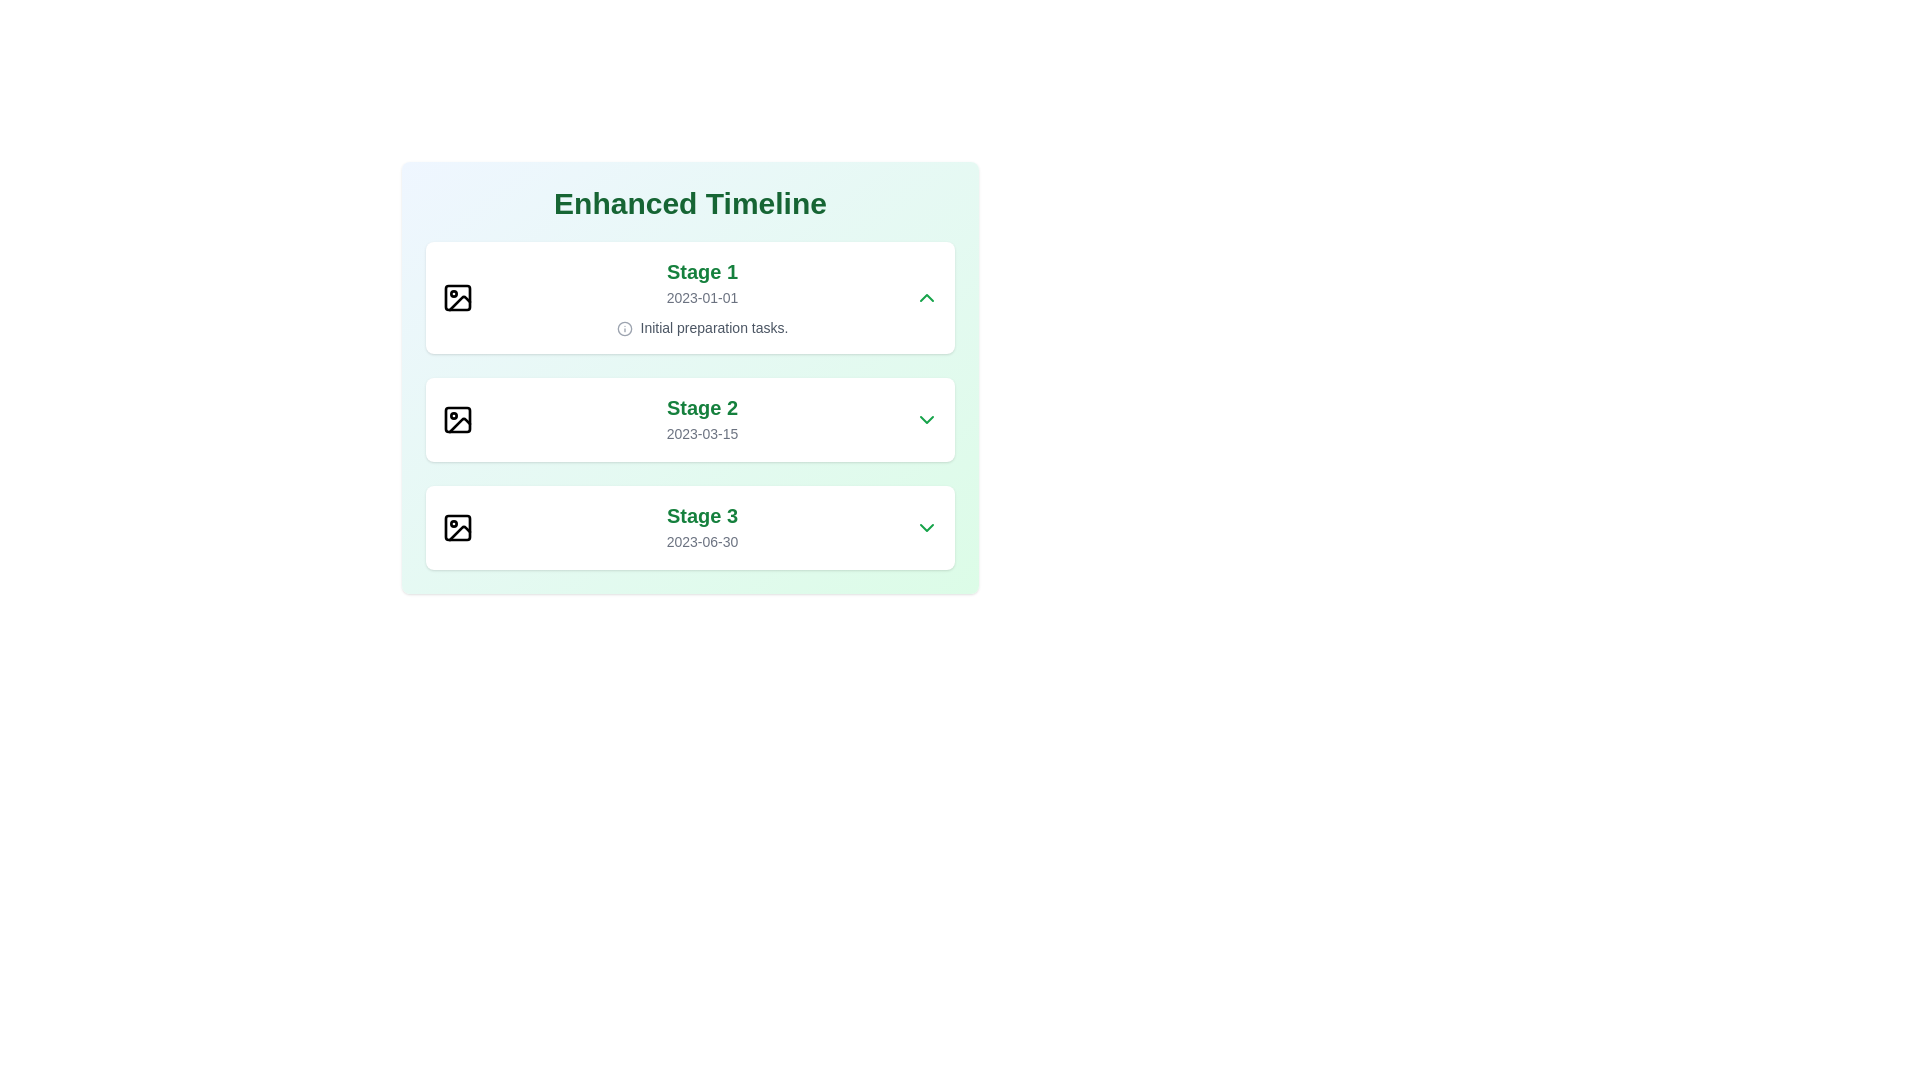 This screenshot has height=1080, width=1920. Describe the element at coordinates (702, 297) in the screenshot. I see `date information displayed in the text label located below the 'Stage 1' header in the timeline interface` at that location.